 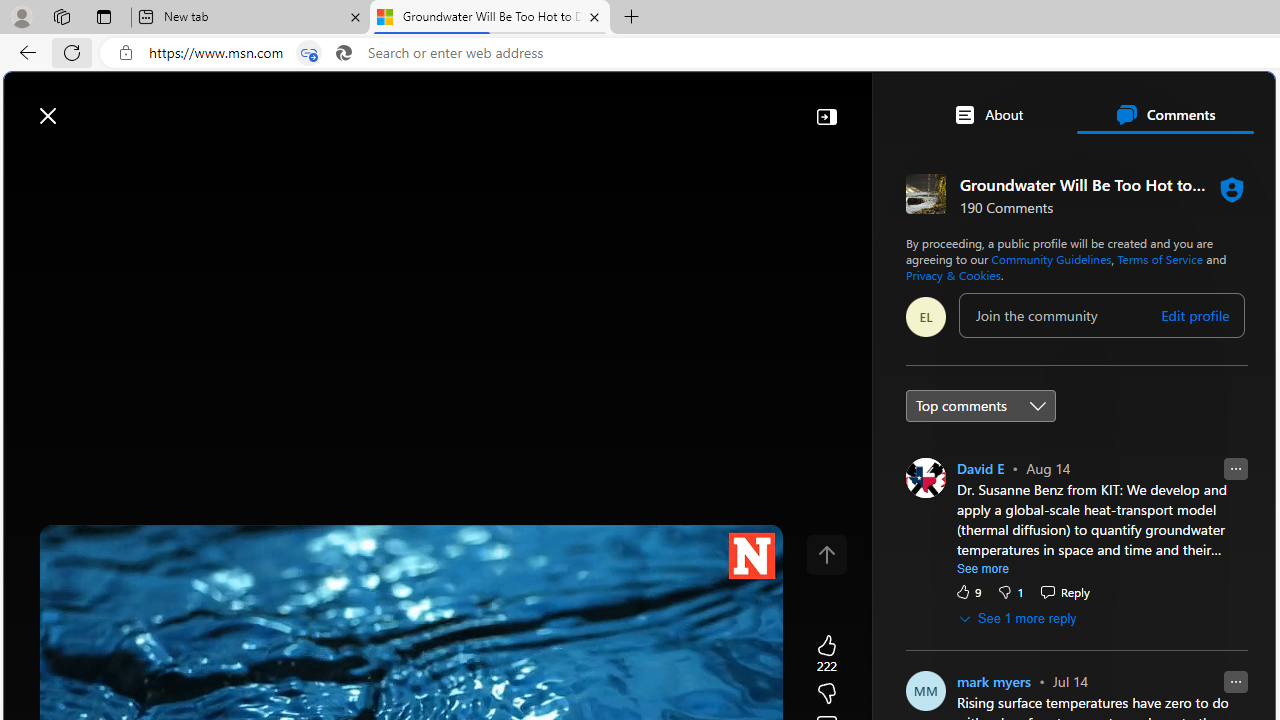 What do you see at coordinates (29, 162) in the screenshot?
I see `'Class: button-glyph'` at bounding box center [29, 162].